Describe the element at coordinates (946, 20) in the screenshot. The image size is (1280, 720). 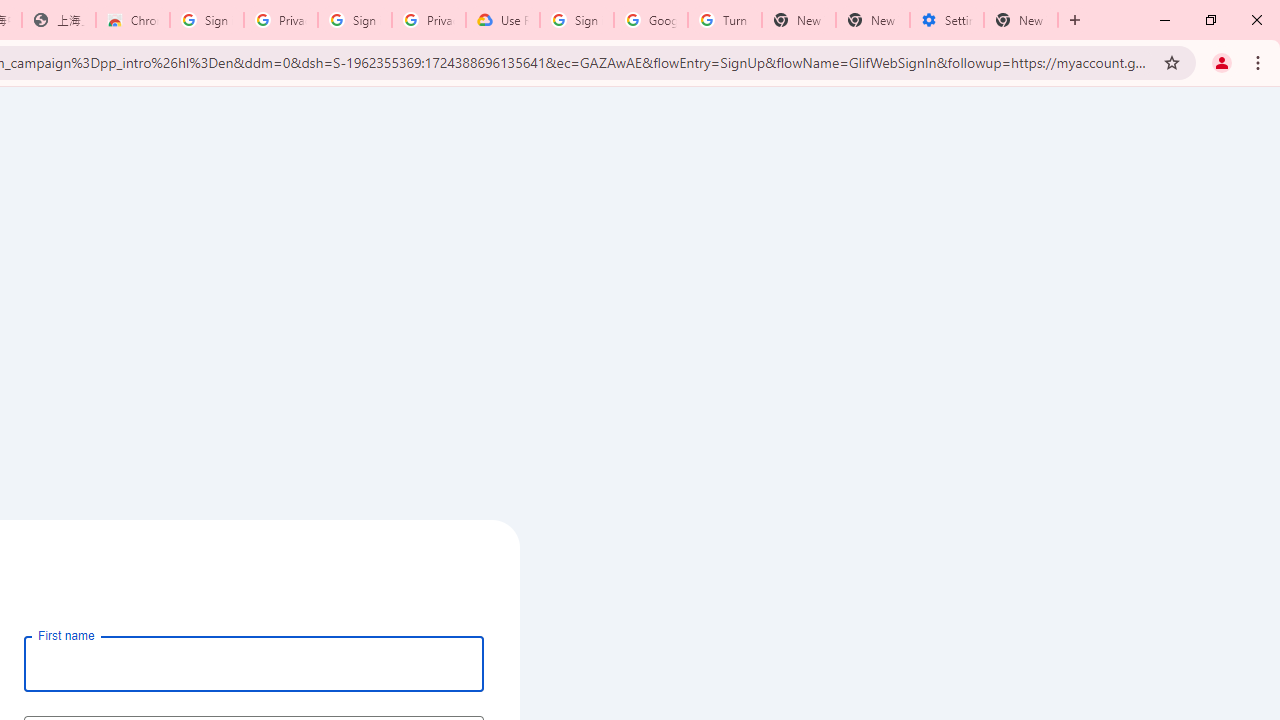
I see `'Settings - System'` at that location.